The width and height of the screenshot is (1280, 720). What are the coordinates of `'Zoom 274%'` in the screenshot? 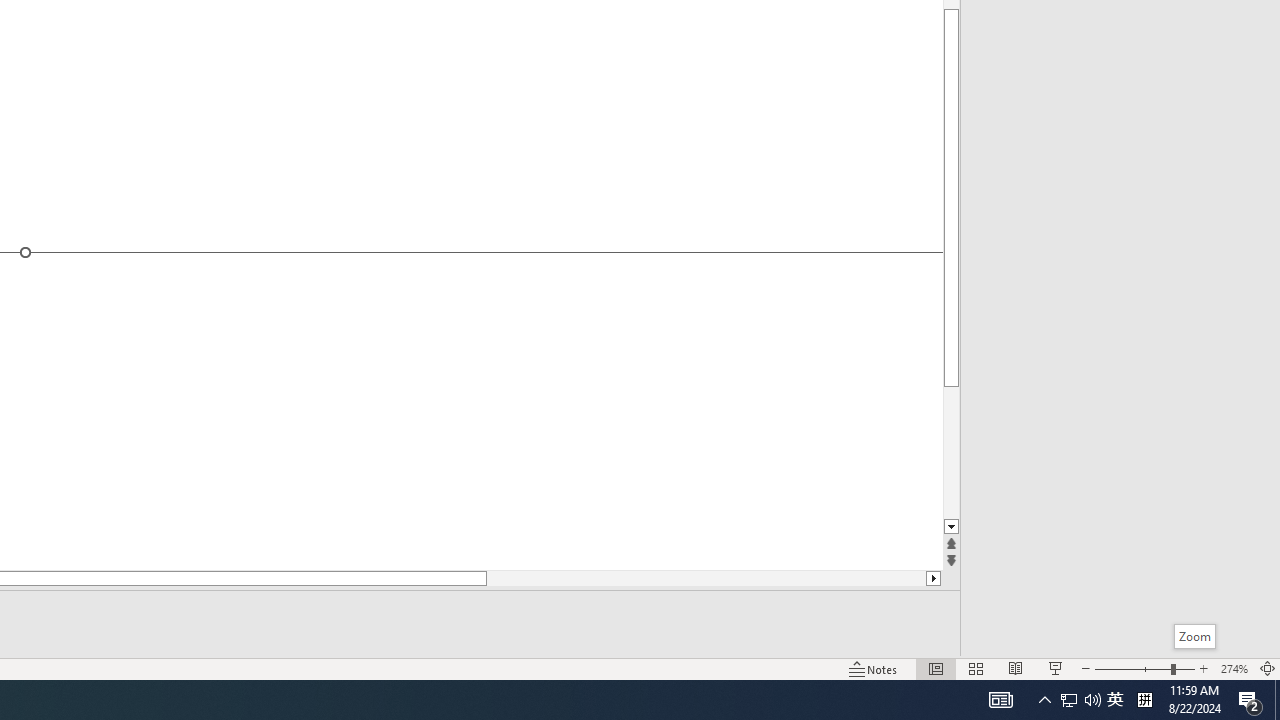 It's located at (1233, 669).